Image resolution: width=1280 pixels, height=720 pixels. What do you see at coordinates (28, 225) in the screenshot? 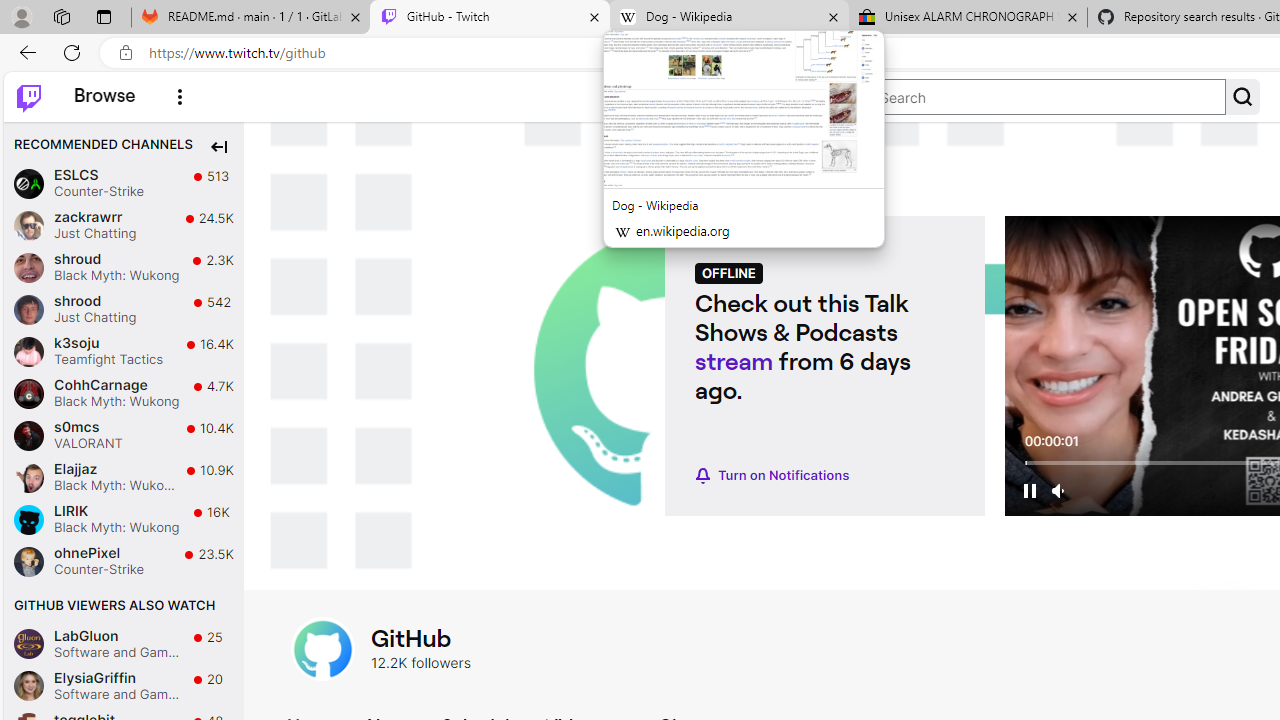
I see `'zackrawrr'` at bounding box center [28, 225].